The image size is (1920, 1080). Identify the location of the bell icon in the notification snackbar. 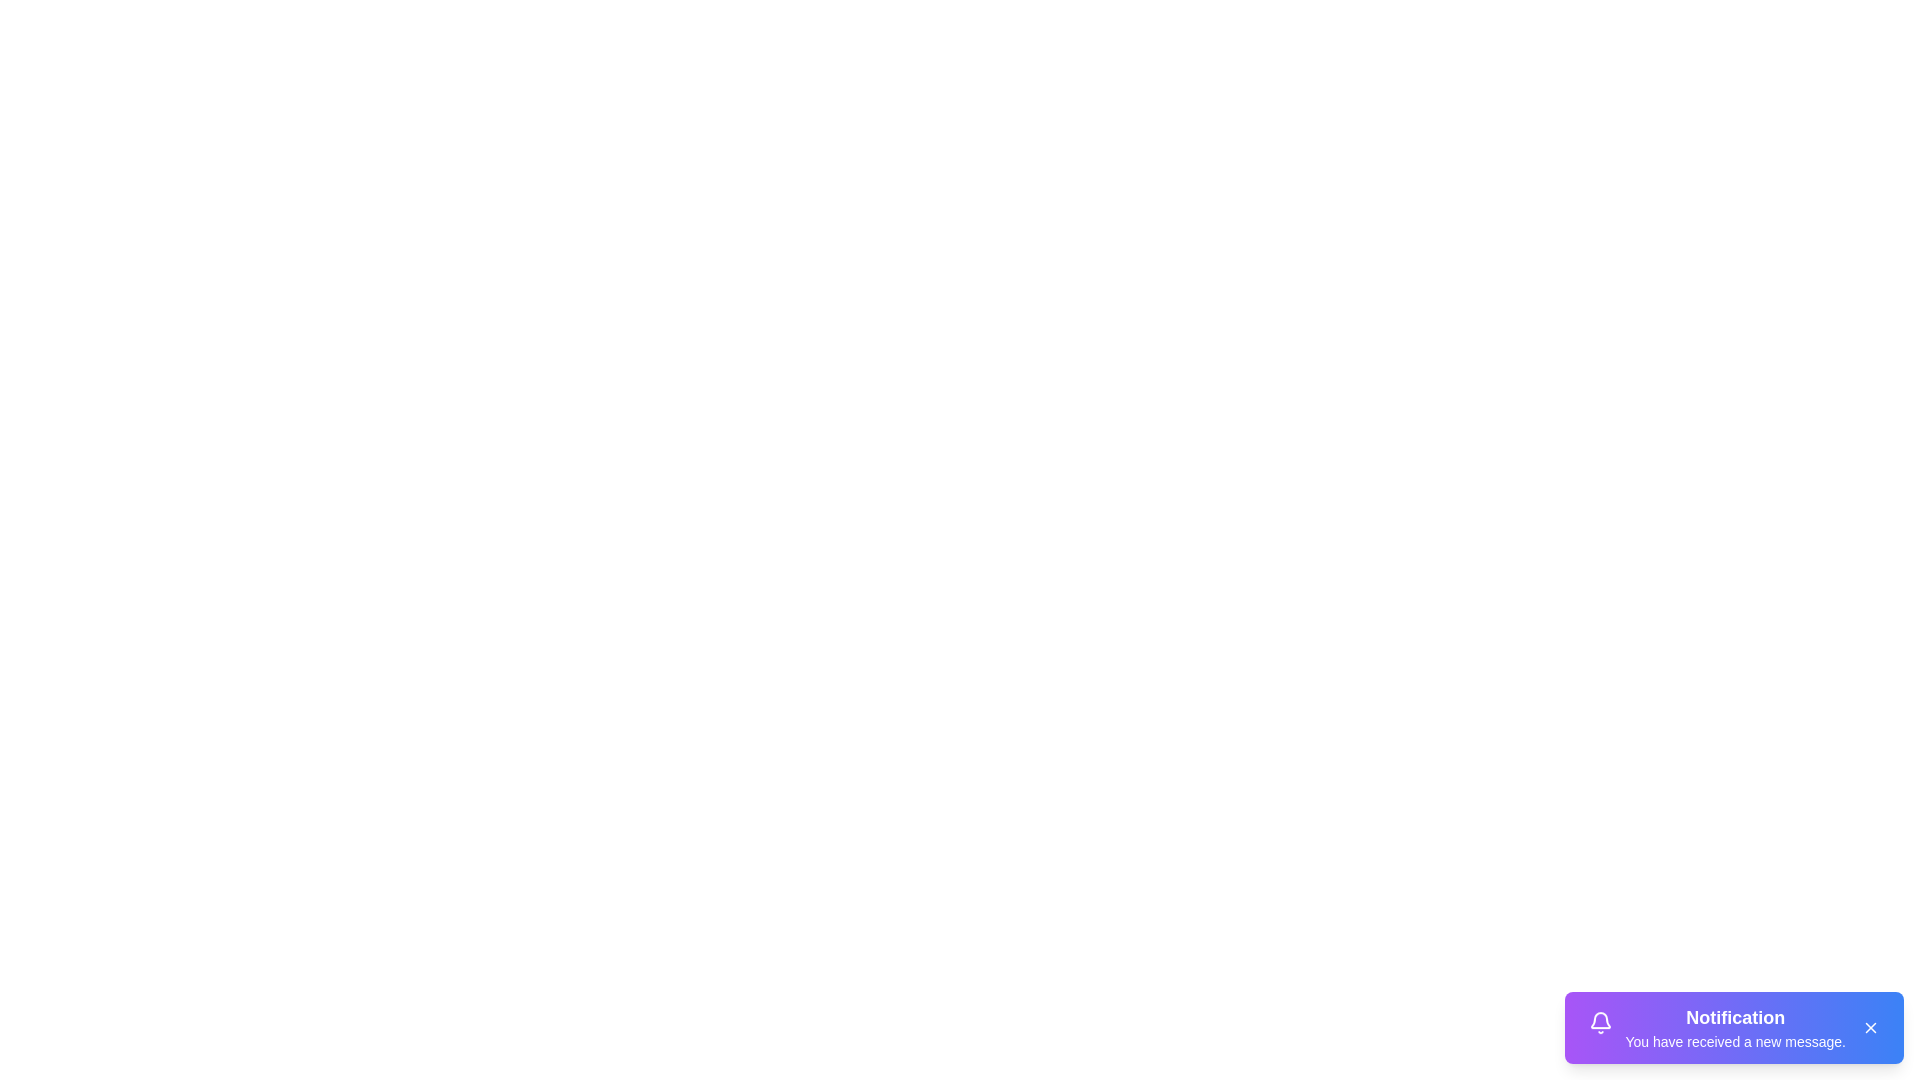
(1601, 1025).